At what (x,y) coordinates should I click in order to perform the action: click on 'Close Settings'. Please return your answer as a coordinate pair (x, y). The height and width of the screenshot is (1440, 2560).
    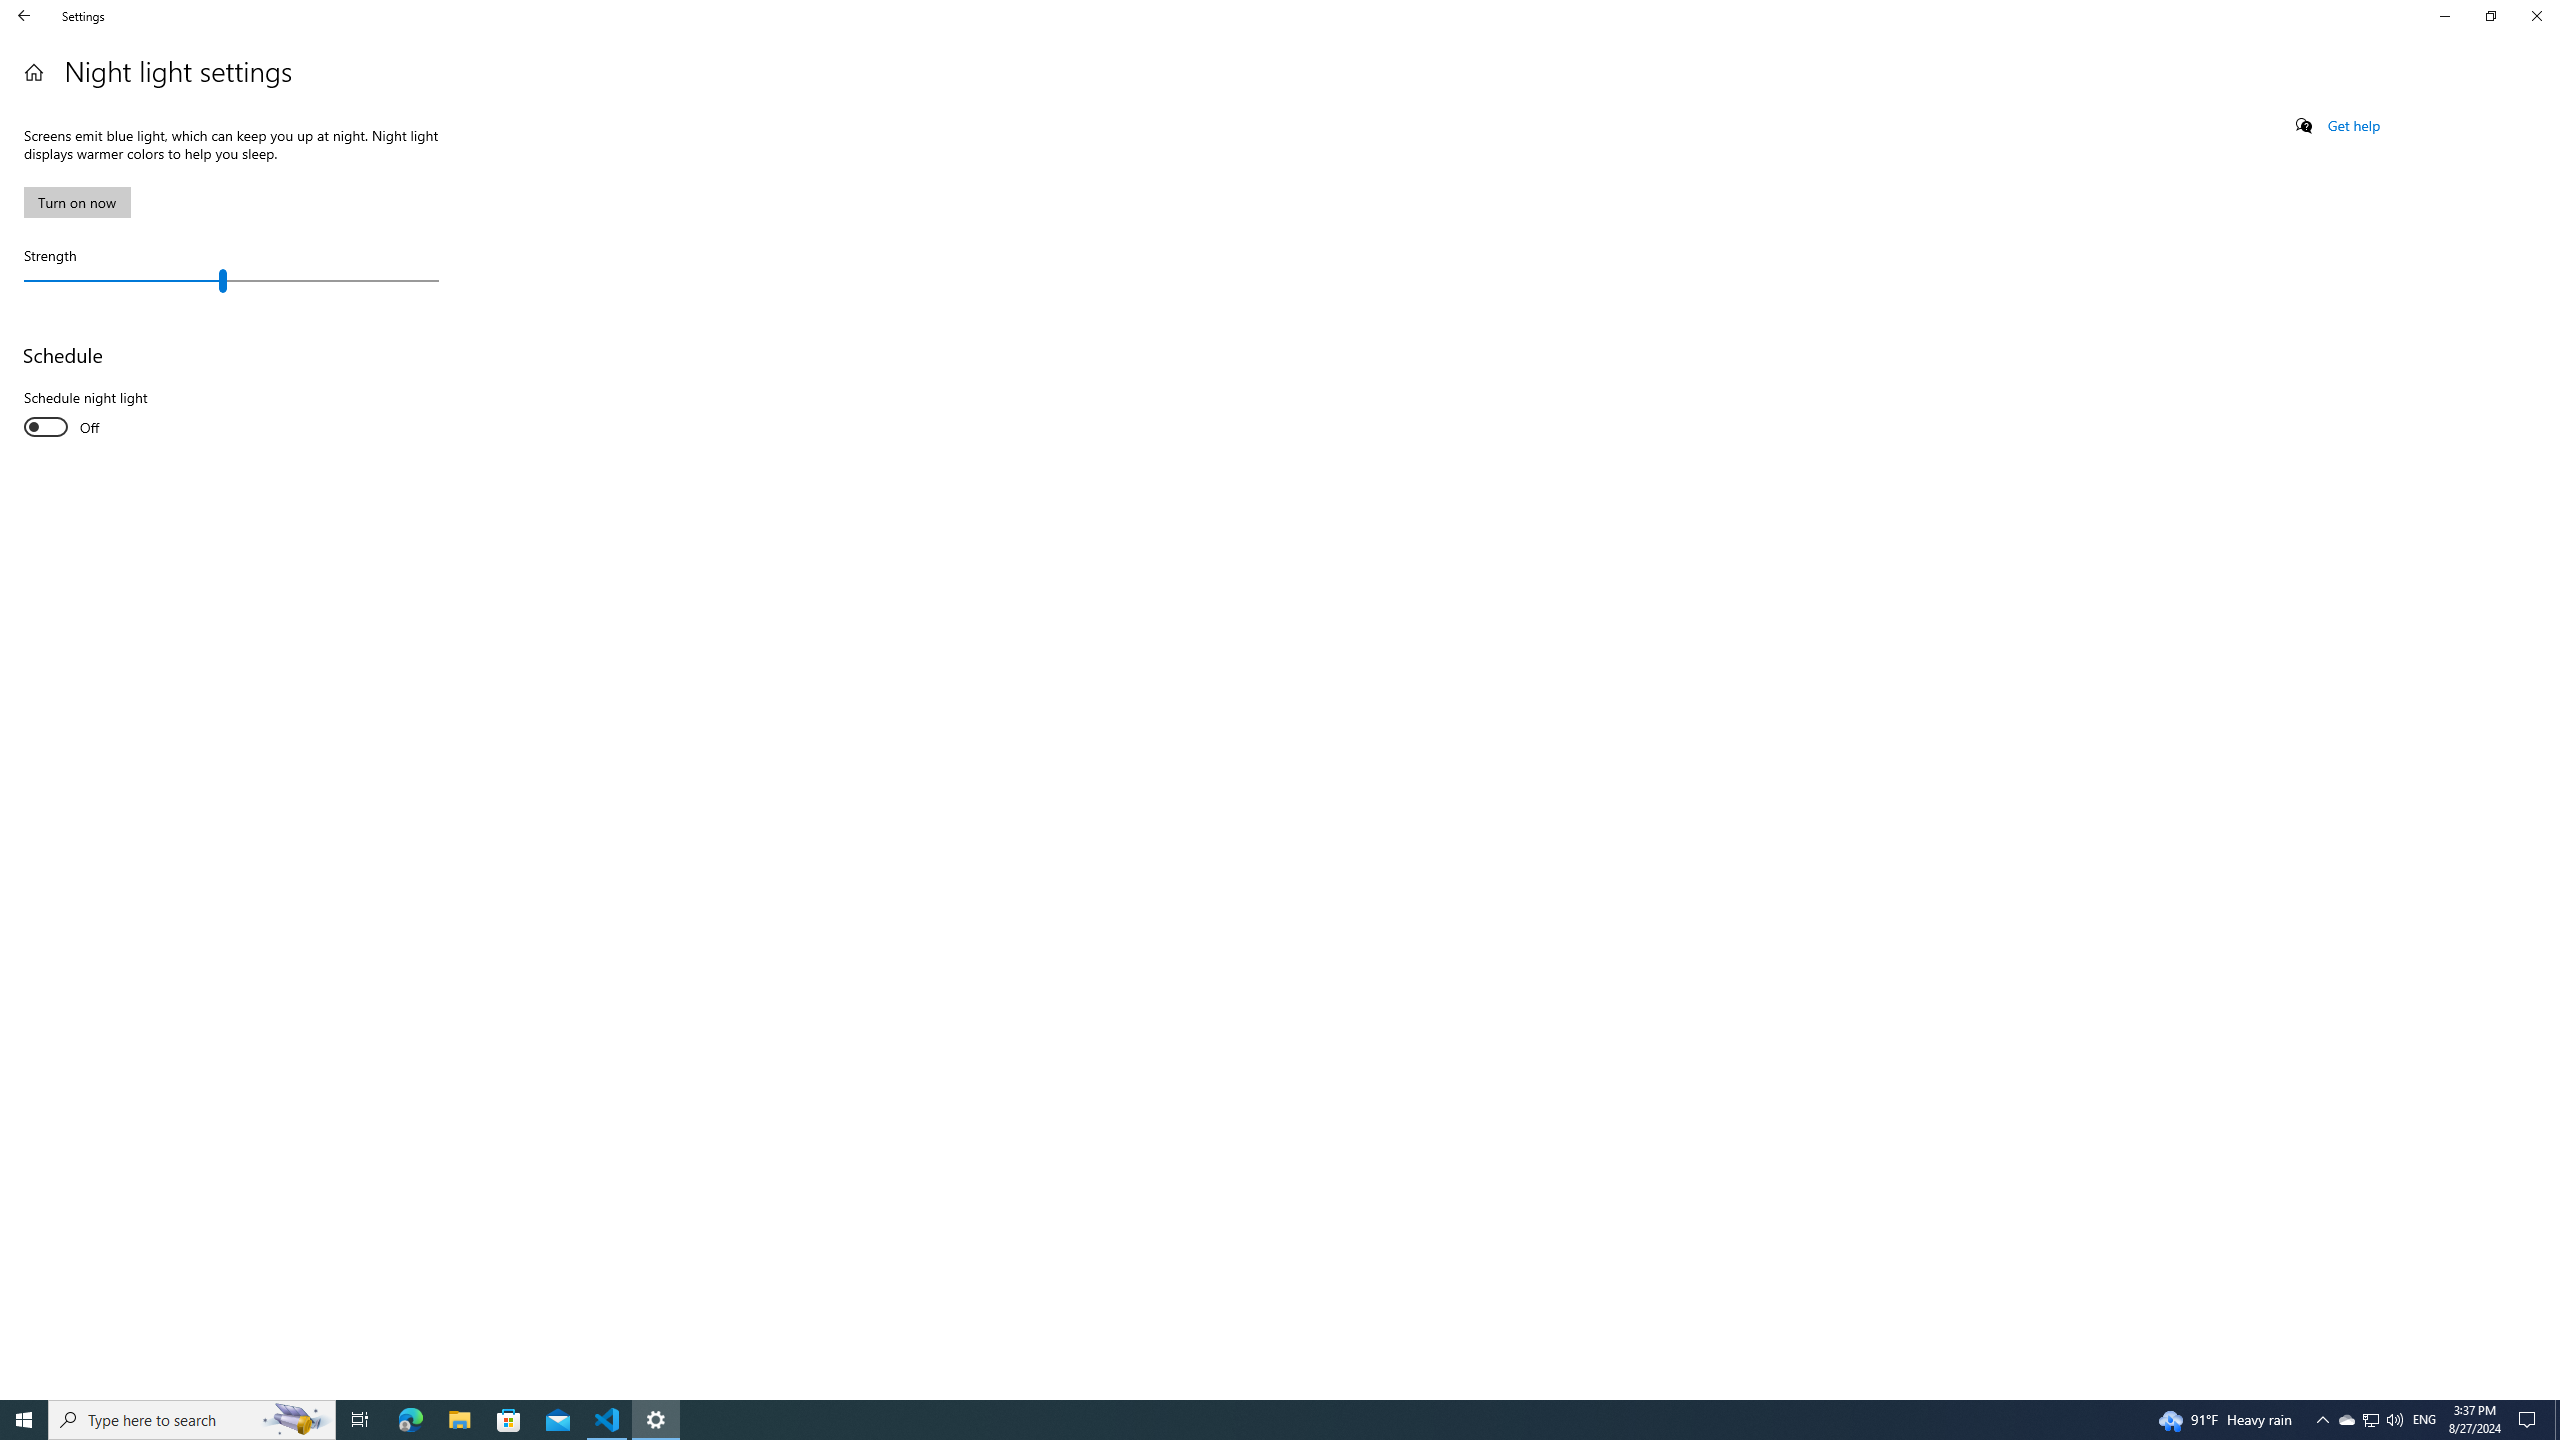
    Looking at the image, I should click on (2535, 15).